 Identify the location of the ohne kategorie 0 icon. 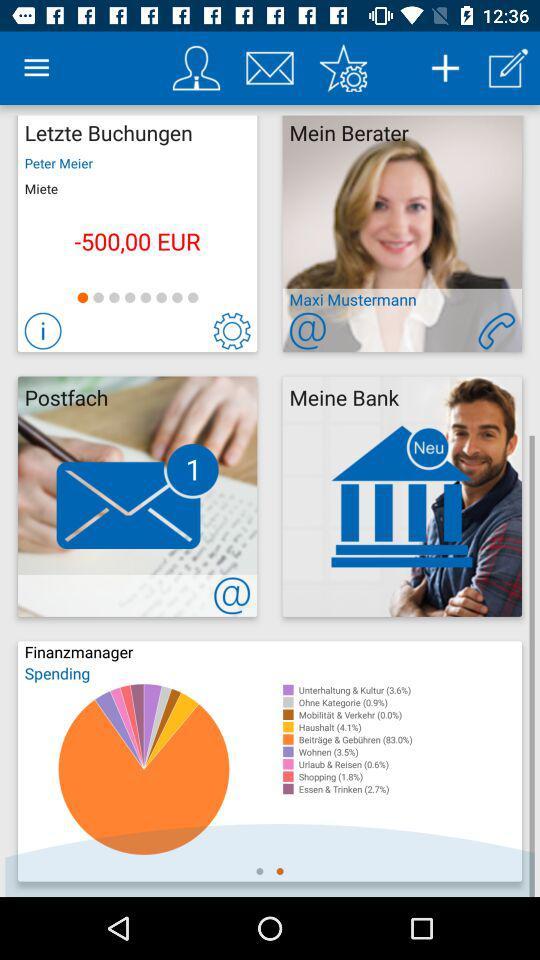
(409, 702).